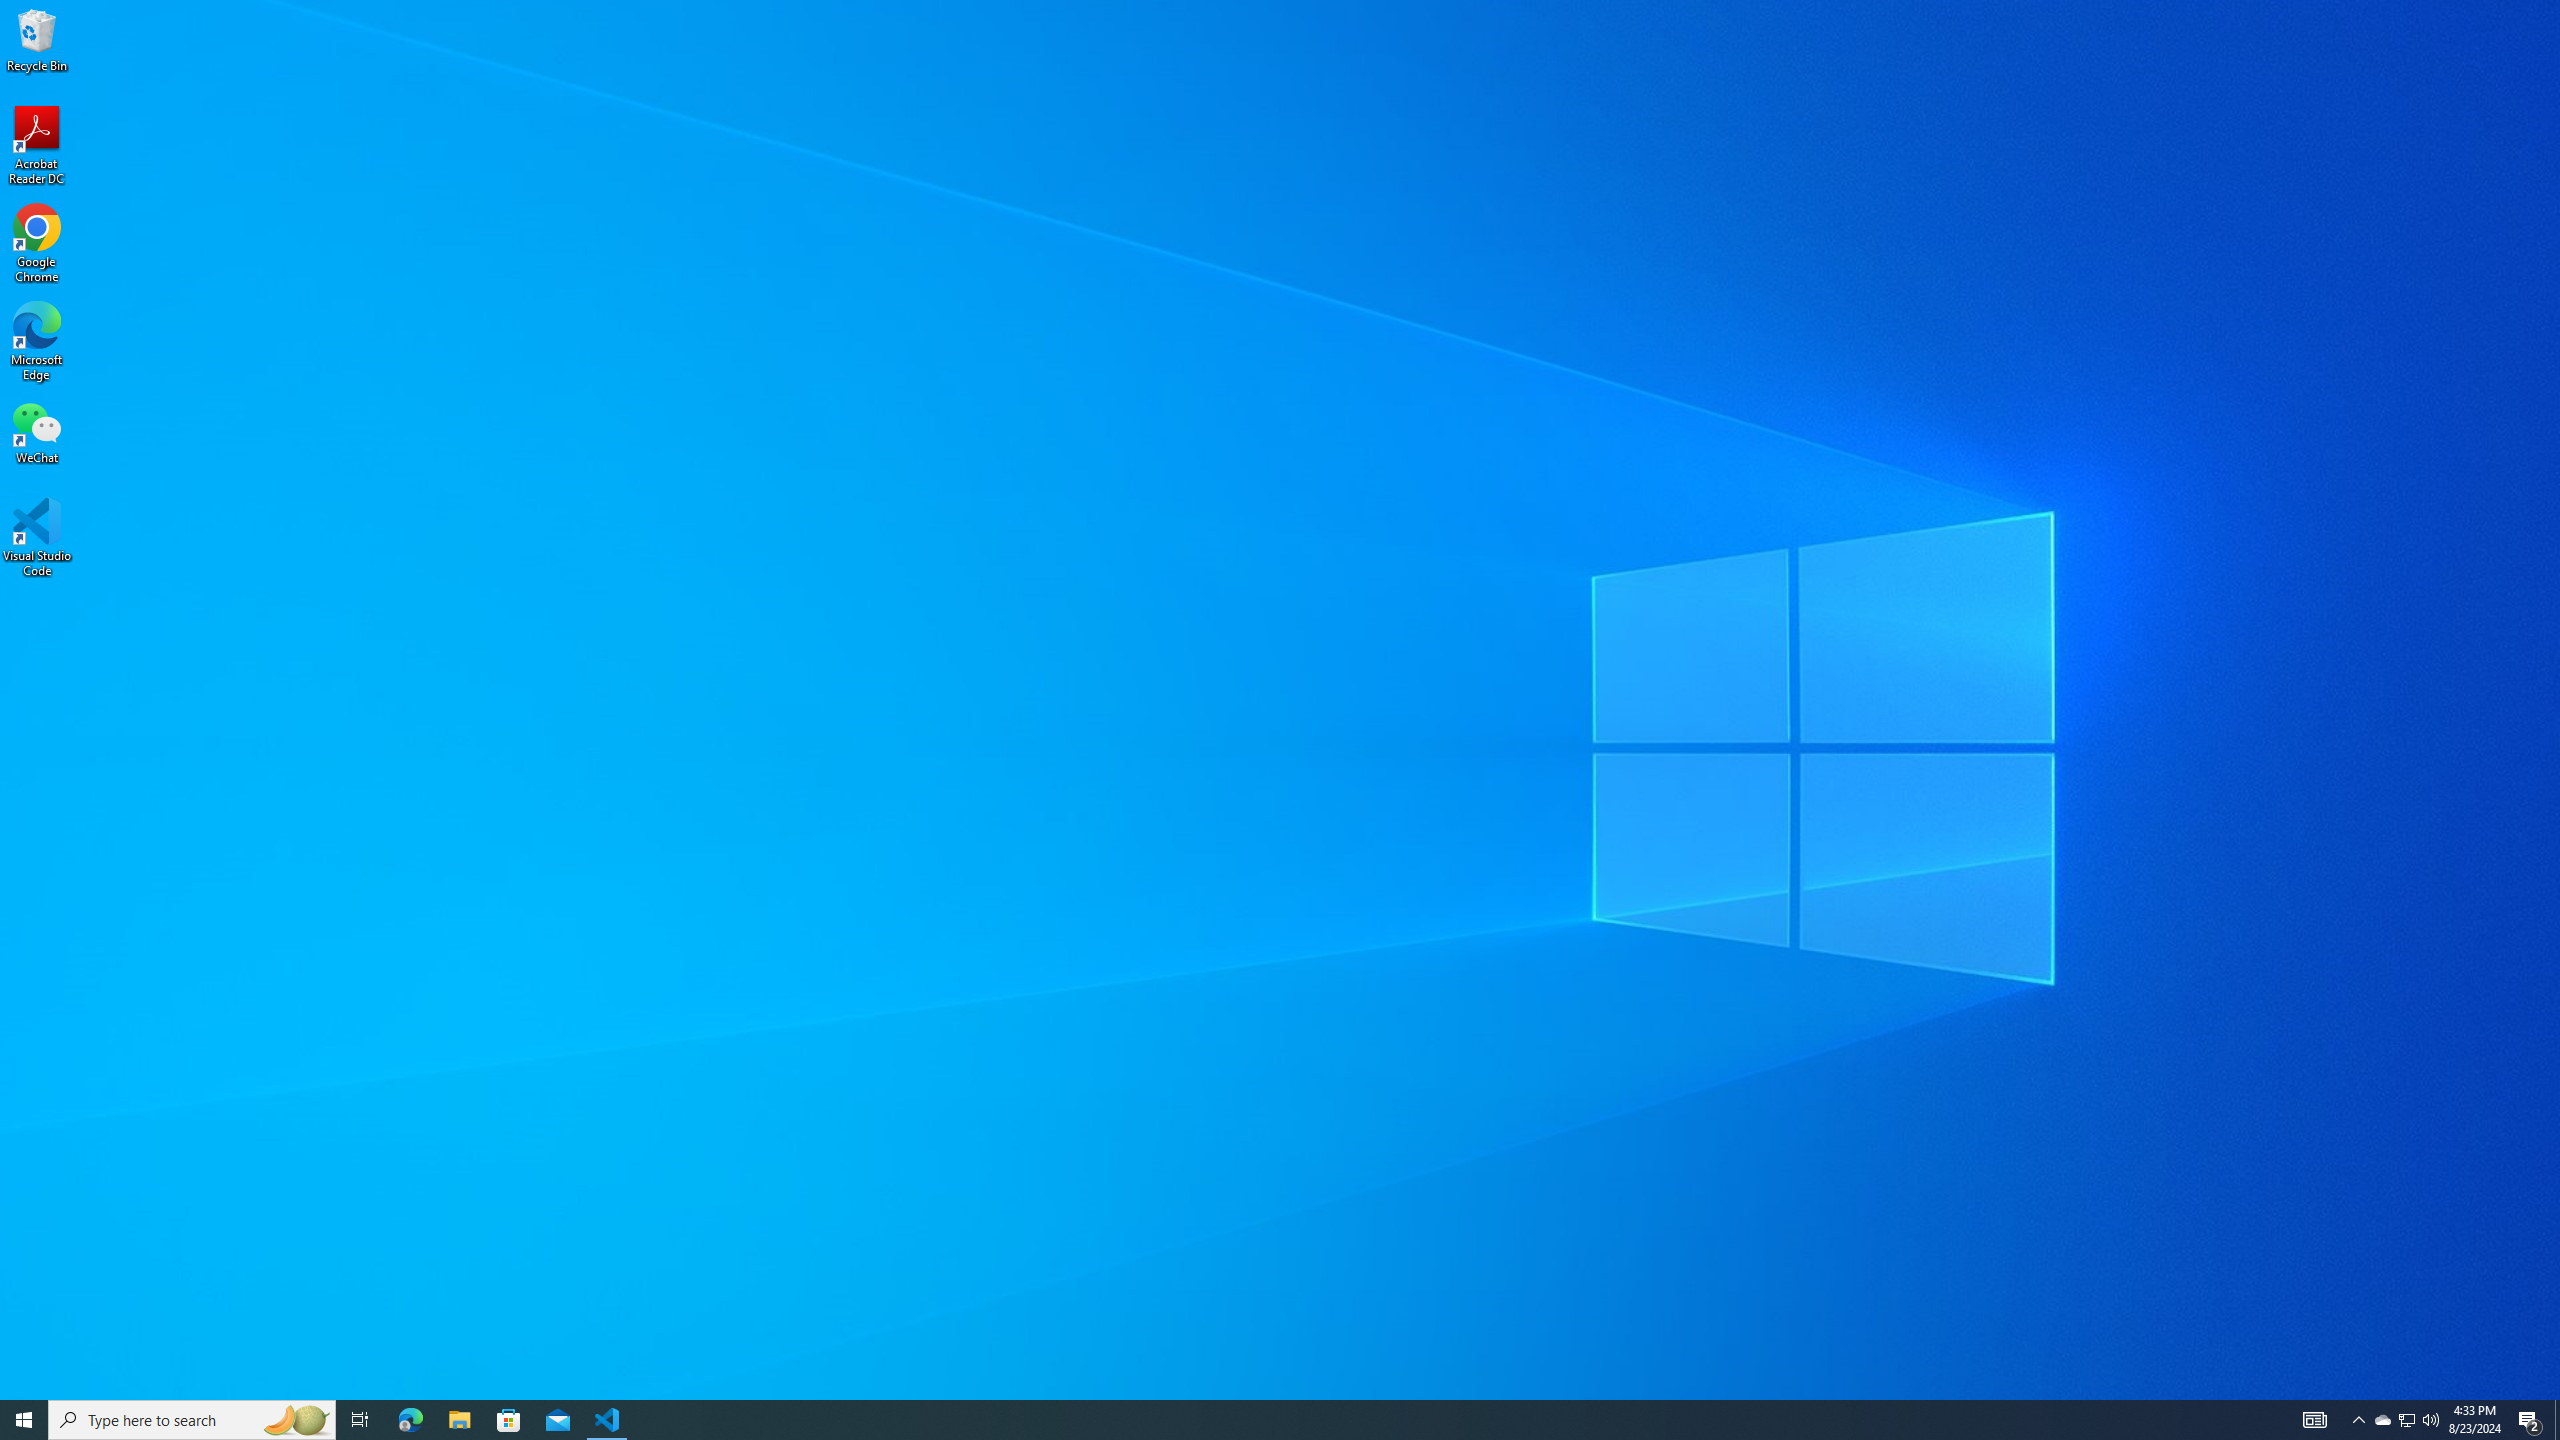  I want to click on 'Recycle Bin', so click(36, 38).